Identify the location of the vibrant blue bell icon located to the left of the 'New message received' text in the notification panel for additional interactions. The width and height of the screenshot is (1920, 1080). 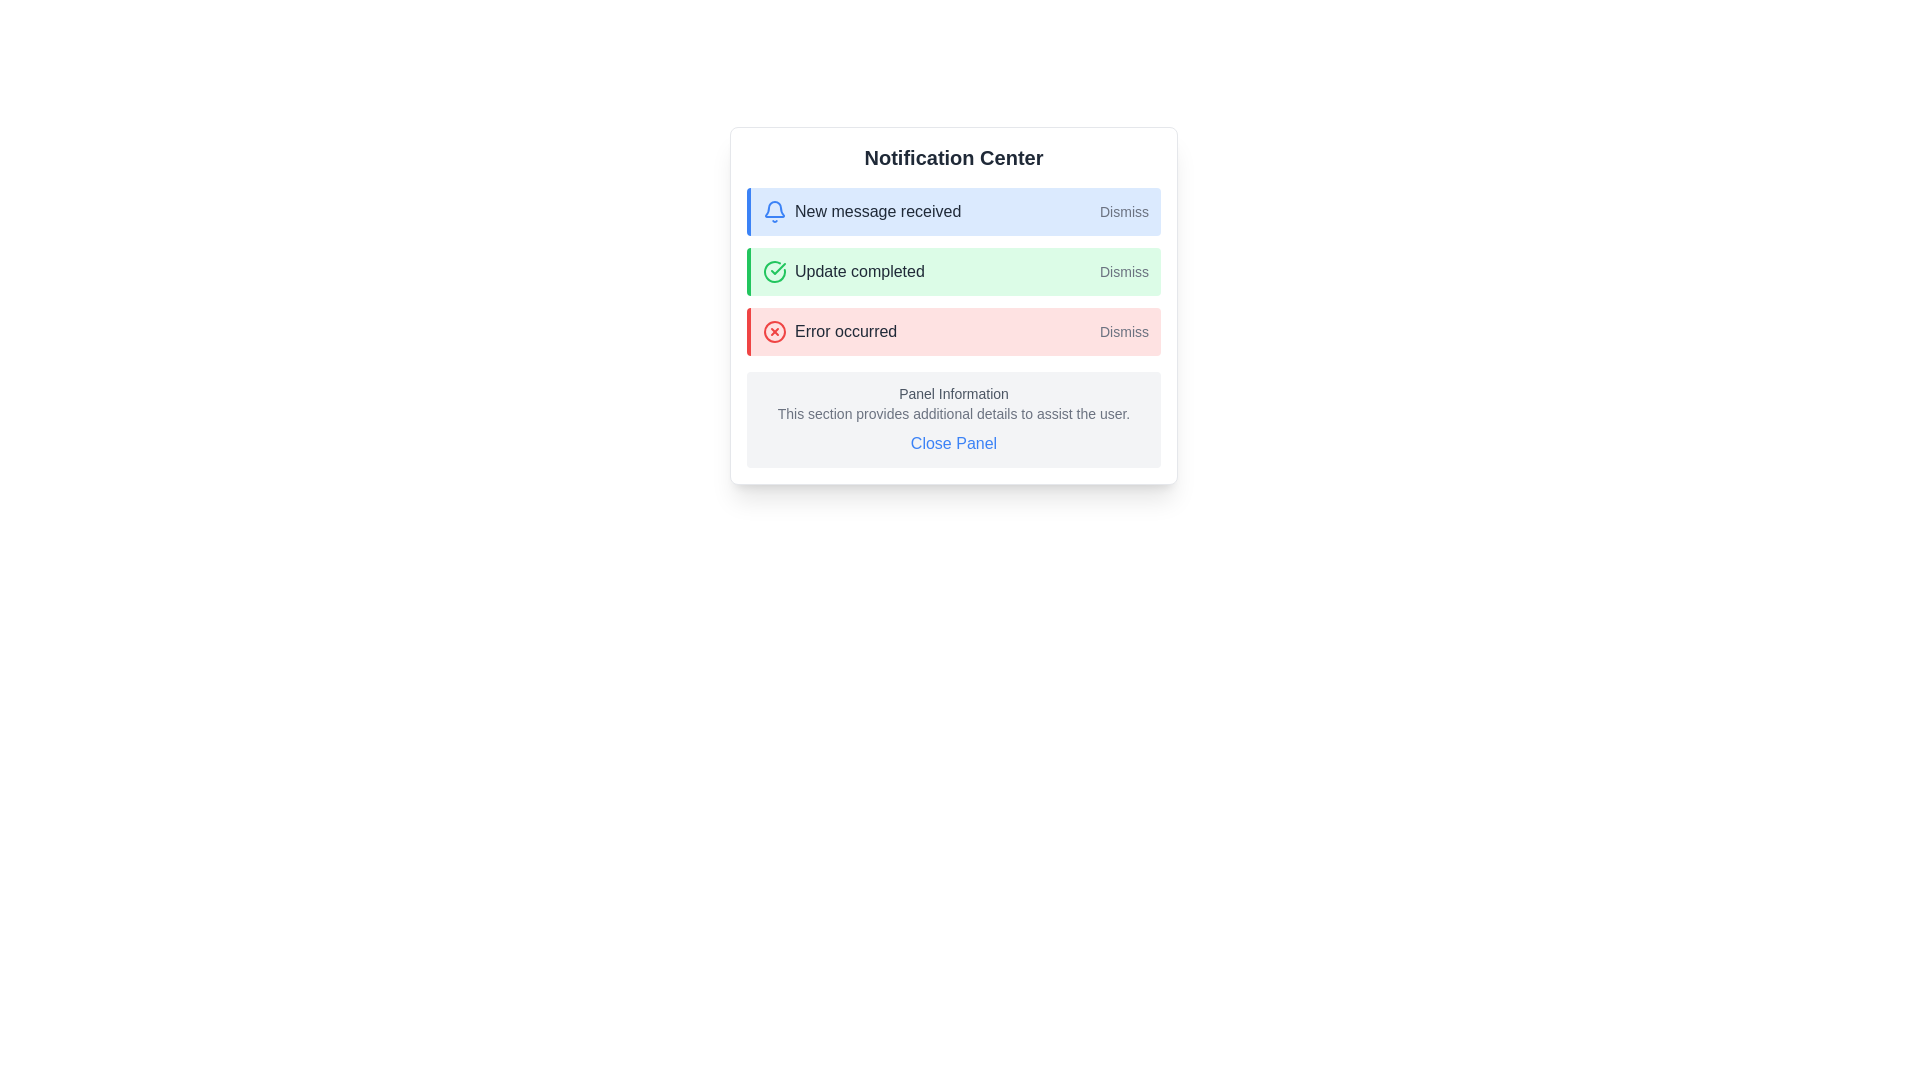
(773, 212).